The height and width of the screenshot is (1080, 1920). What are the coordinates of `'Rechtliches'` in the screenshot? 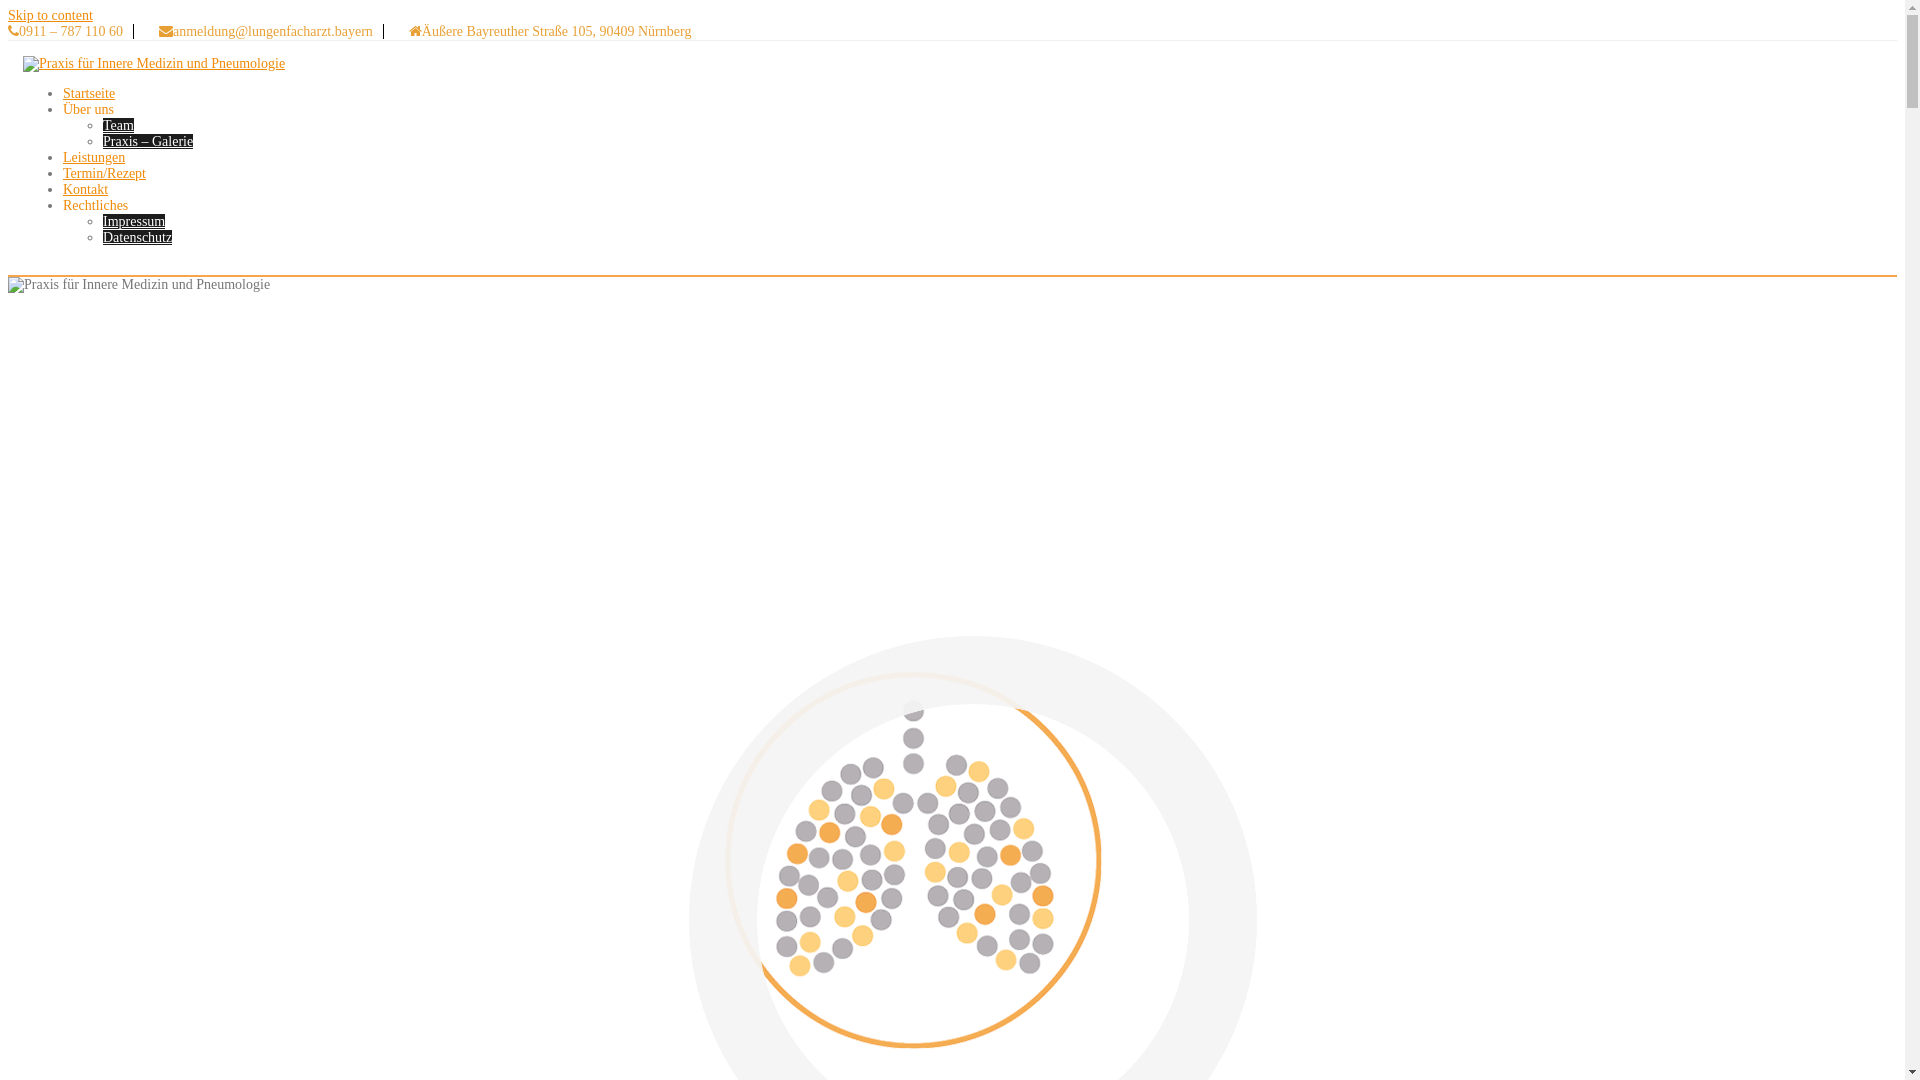 It's located at (94, 205).